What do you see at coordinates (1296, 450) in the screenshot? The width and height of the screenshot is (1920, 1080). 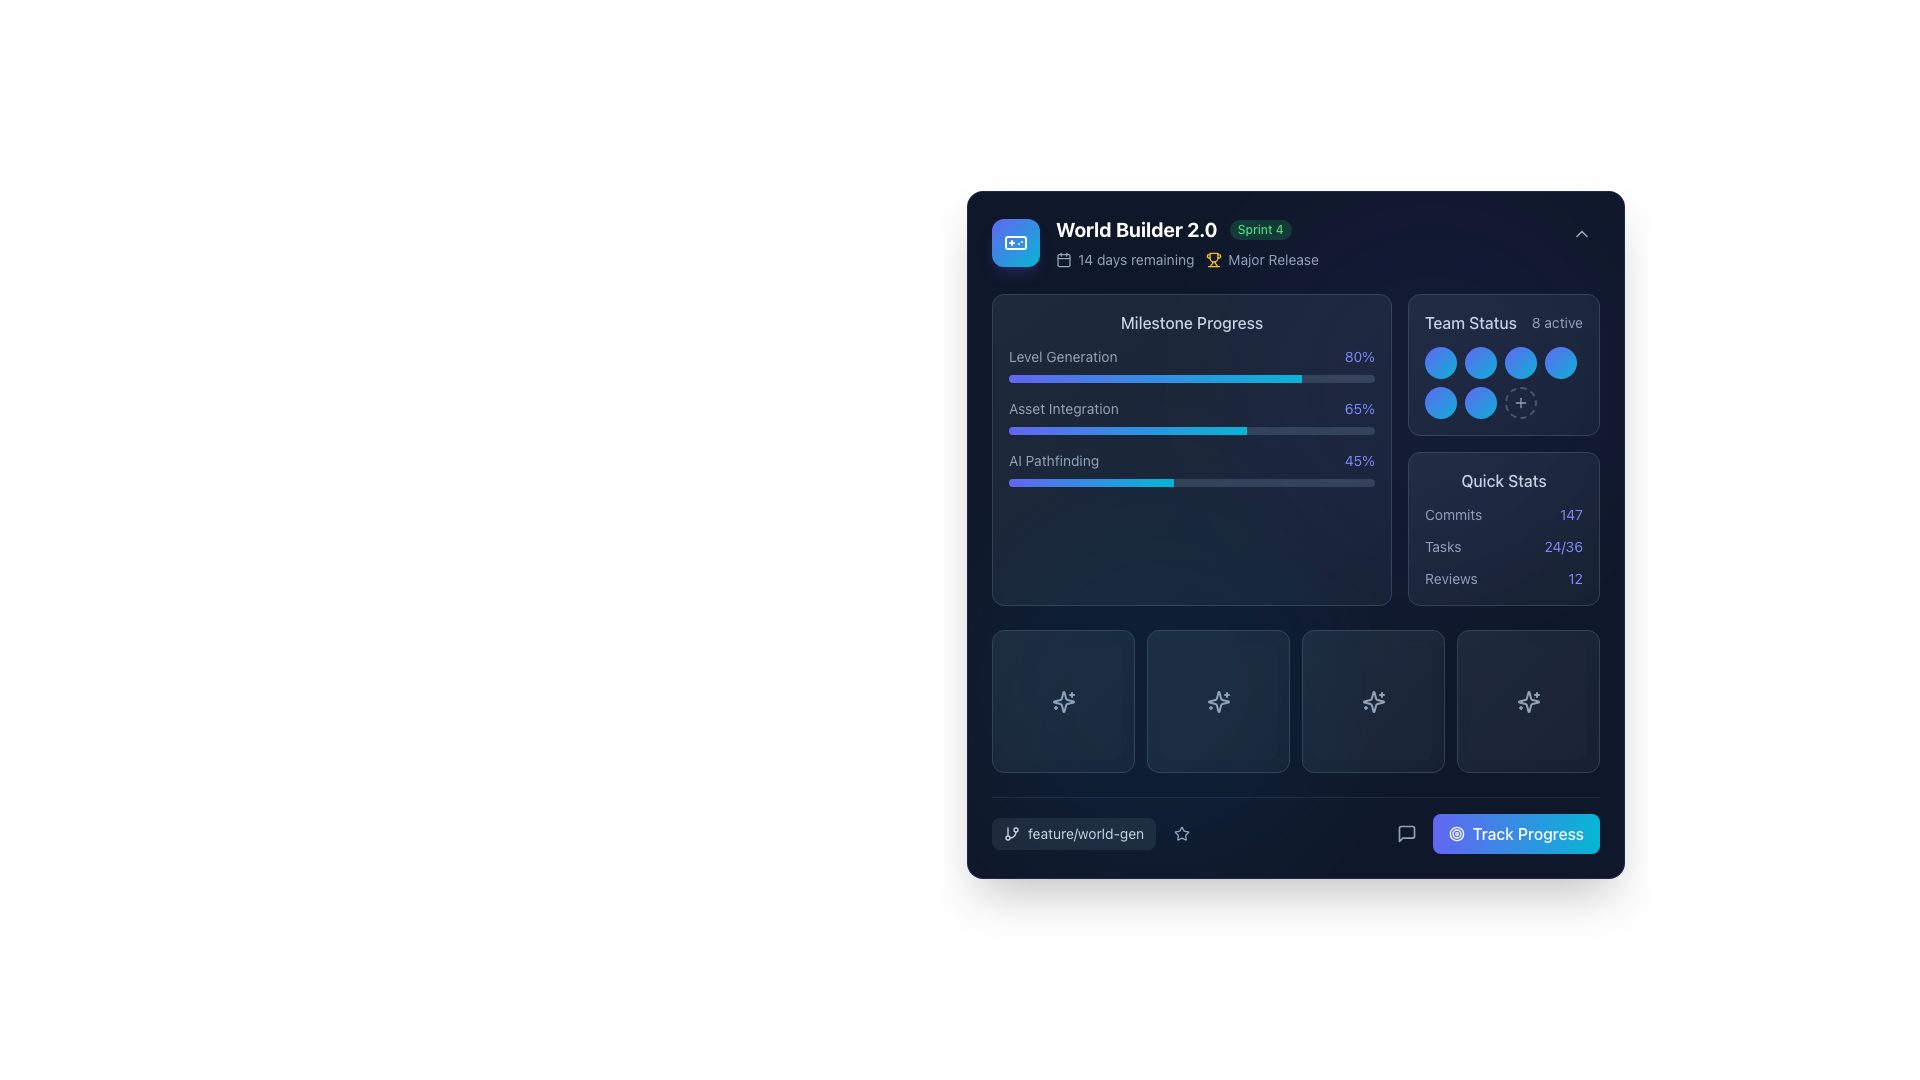 I see `the composite progress display widget titled 'Milestone Progress' to trigger further actions` at bounding box center [1296, 450].